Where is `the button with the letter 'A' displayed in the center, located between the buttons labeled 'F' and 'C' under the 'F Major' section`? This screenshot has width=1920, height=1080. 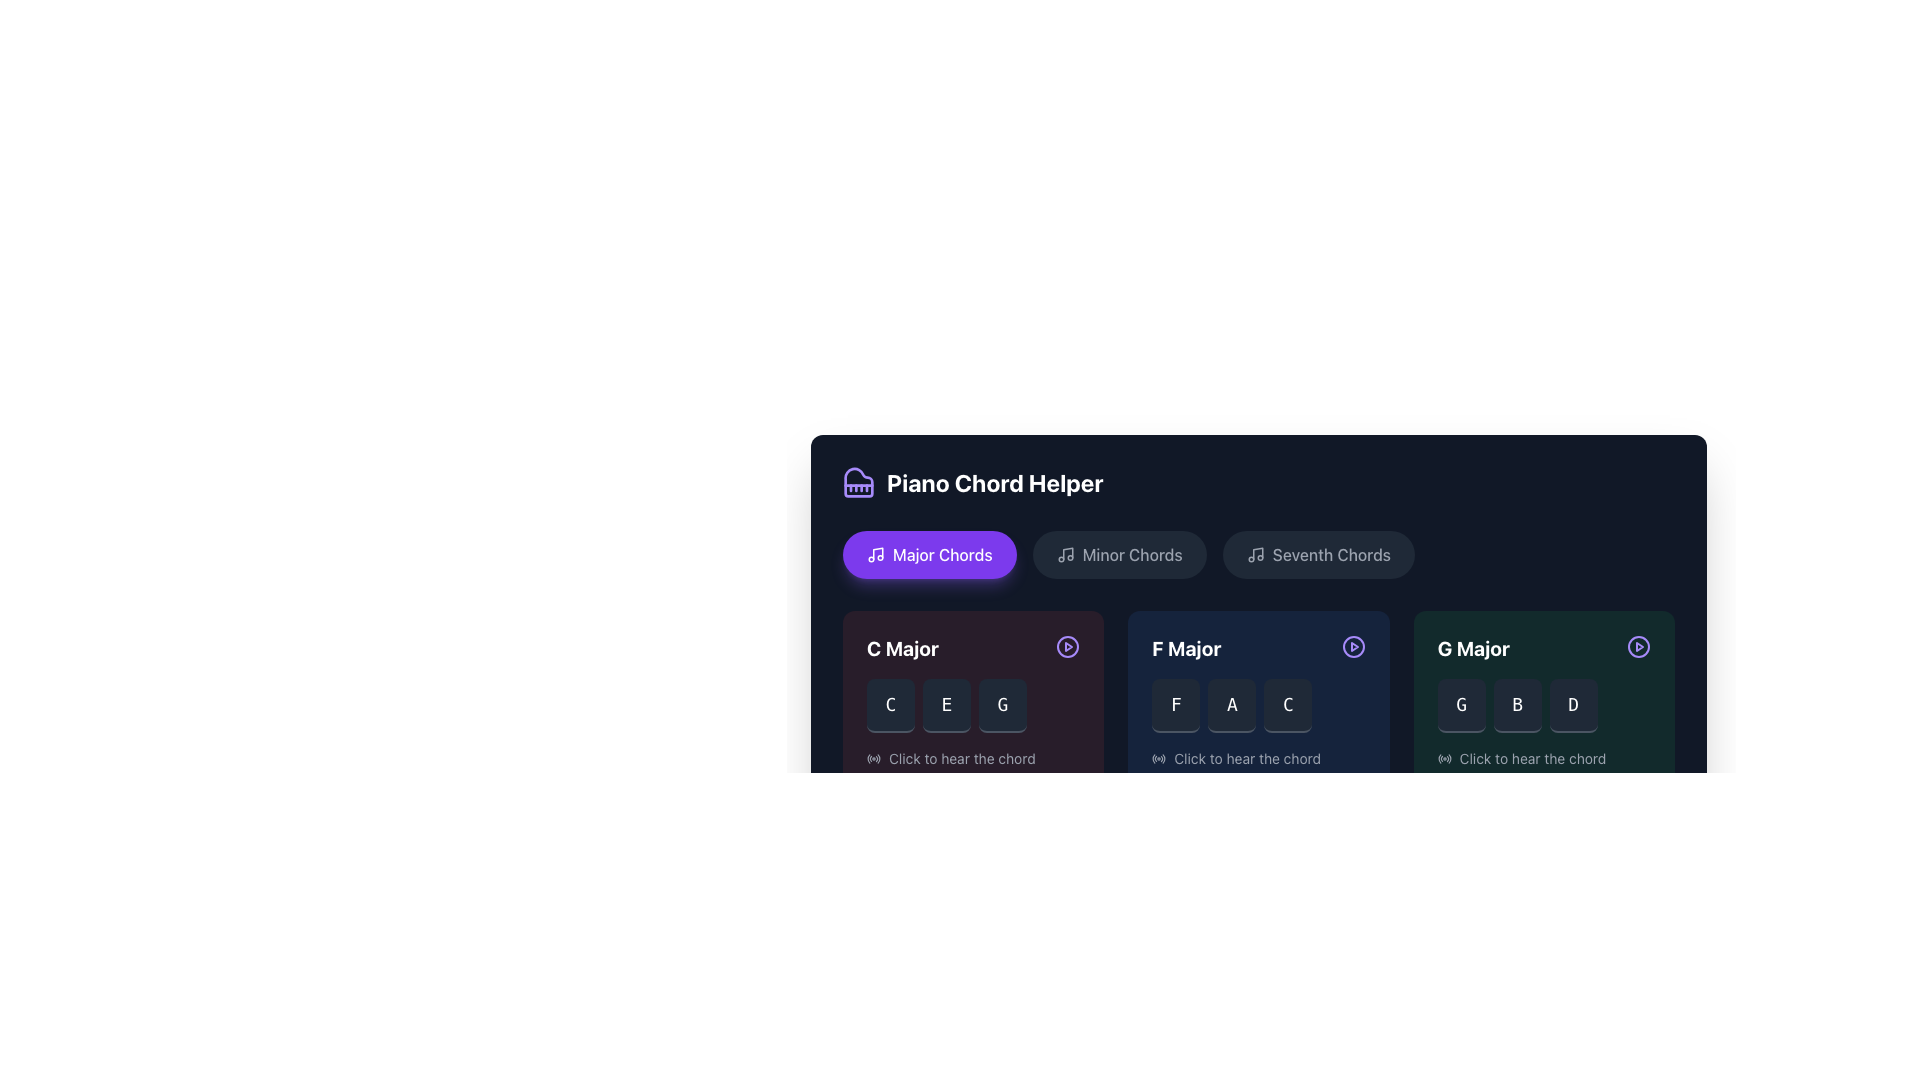 the button with the letter 'A' displayed in the center, located between the buttons labeled 'F' and 'C' under the 'F Major' section is located at coordinates (1231, 704).